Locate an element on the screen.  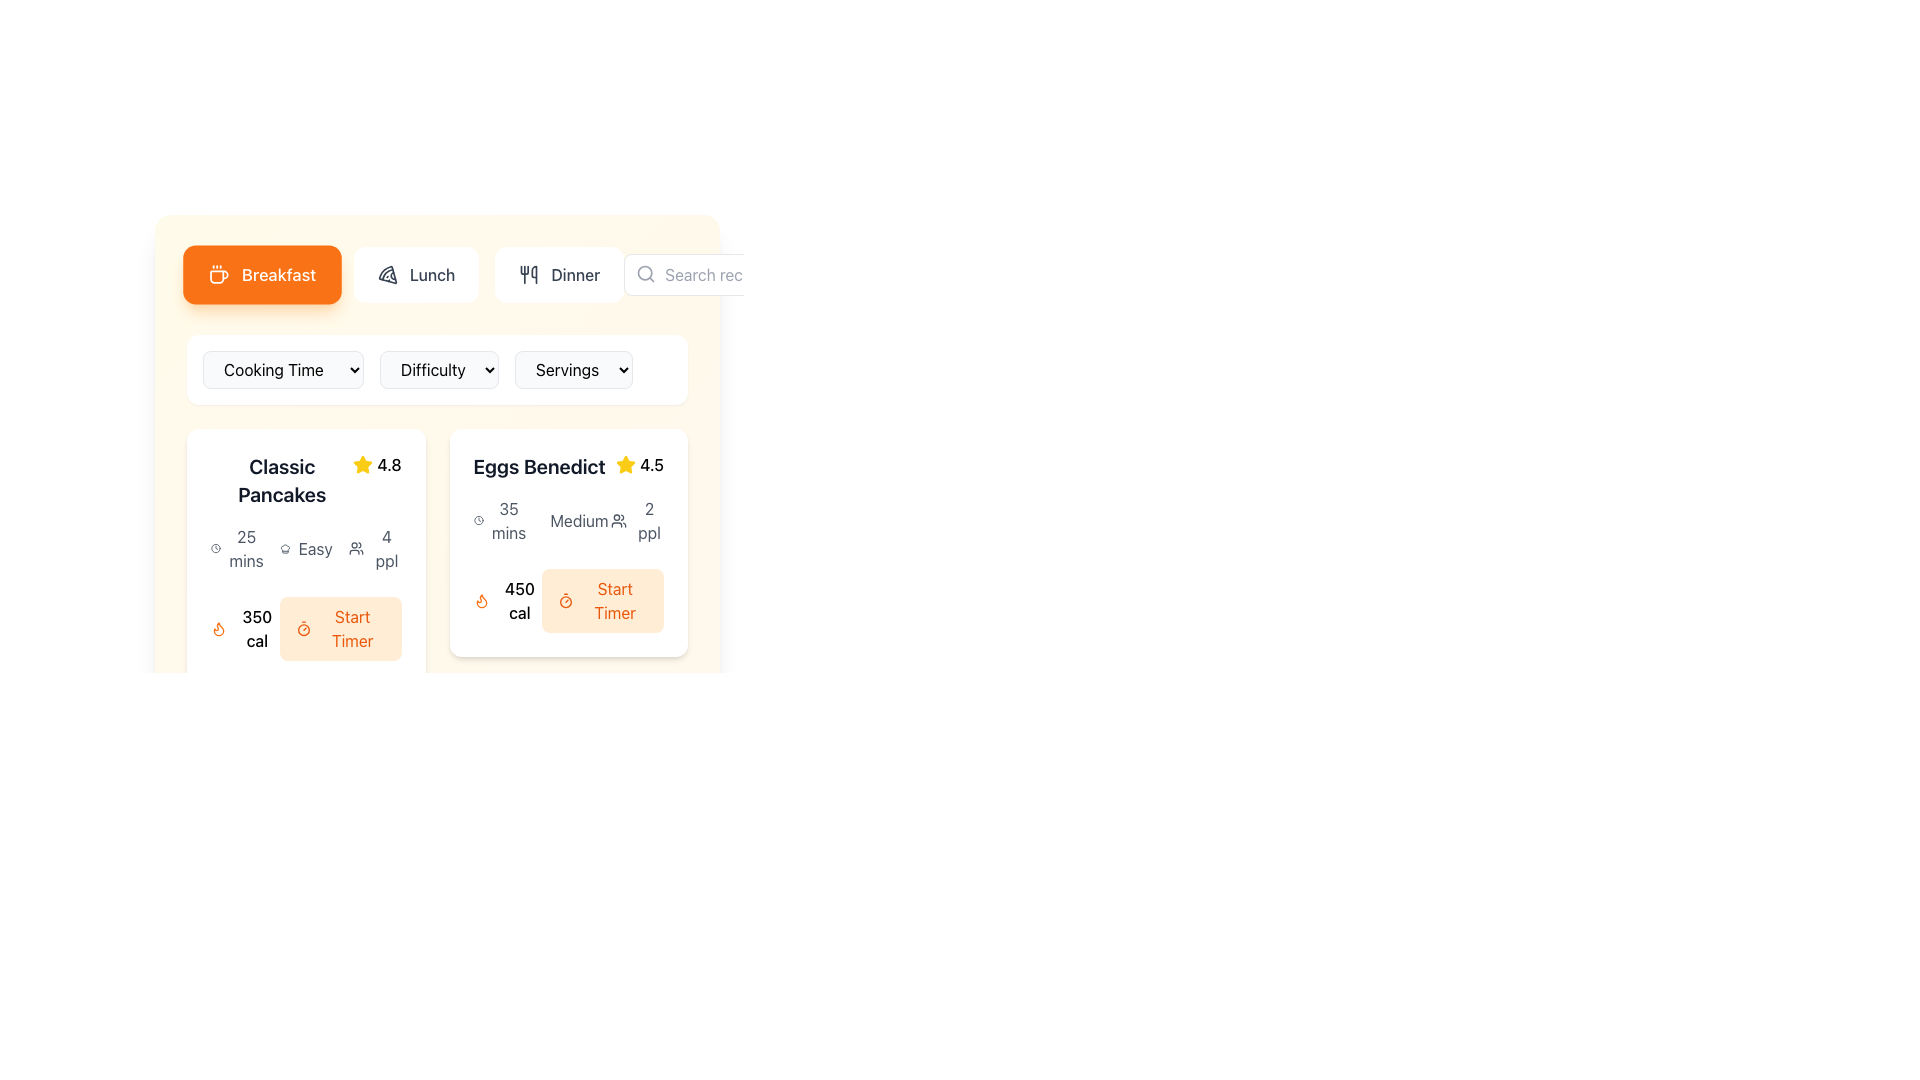
the representation of the user group icon, which is a minimal two-person silhouette design located to the left of the '1 ppl' text in the lower-right region of the interface is located at coordinates (356, 800).